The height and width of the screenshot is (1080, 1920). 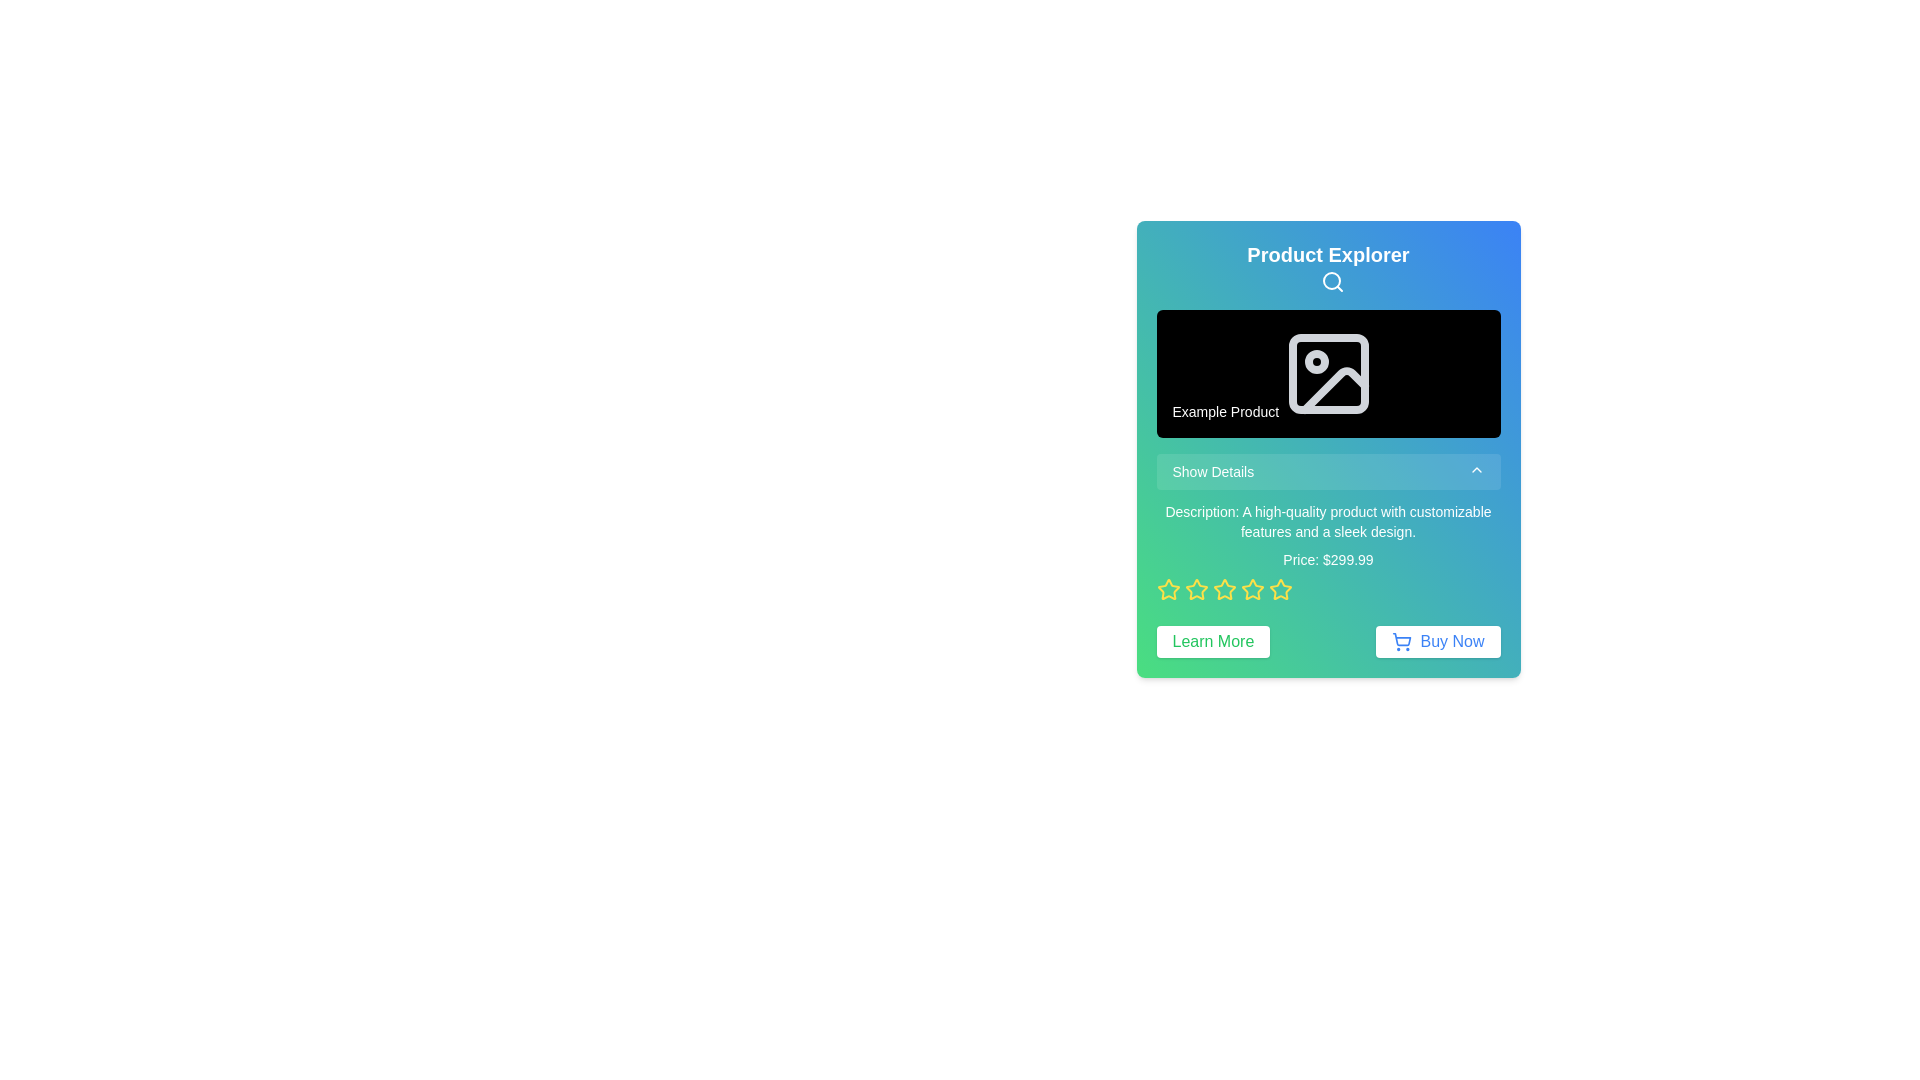 What do you see at coordinates (1280, 588) in the screenshot?
I see `the sixth star-shaped rating icon with a yellow border in the horizontal sequence of eight stars, located below the product description and price` at bounding box center [1280, 588].